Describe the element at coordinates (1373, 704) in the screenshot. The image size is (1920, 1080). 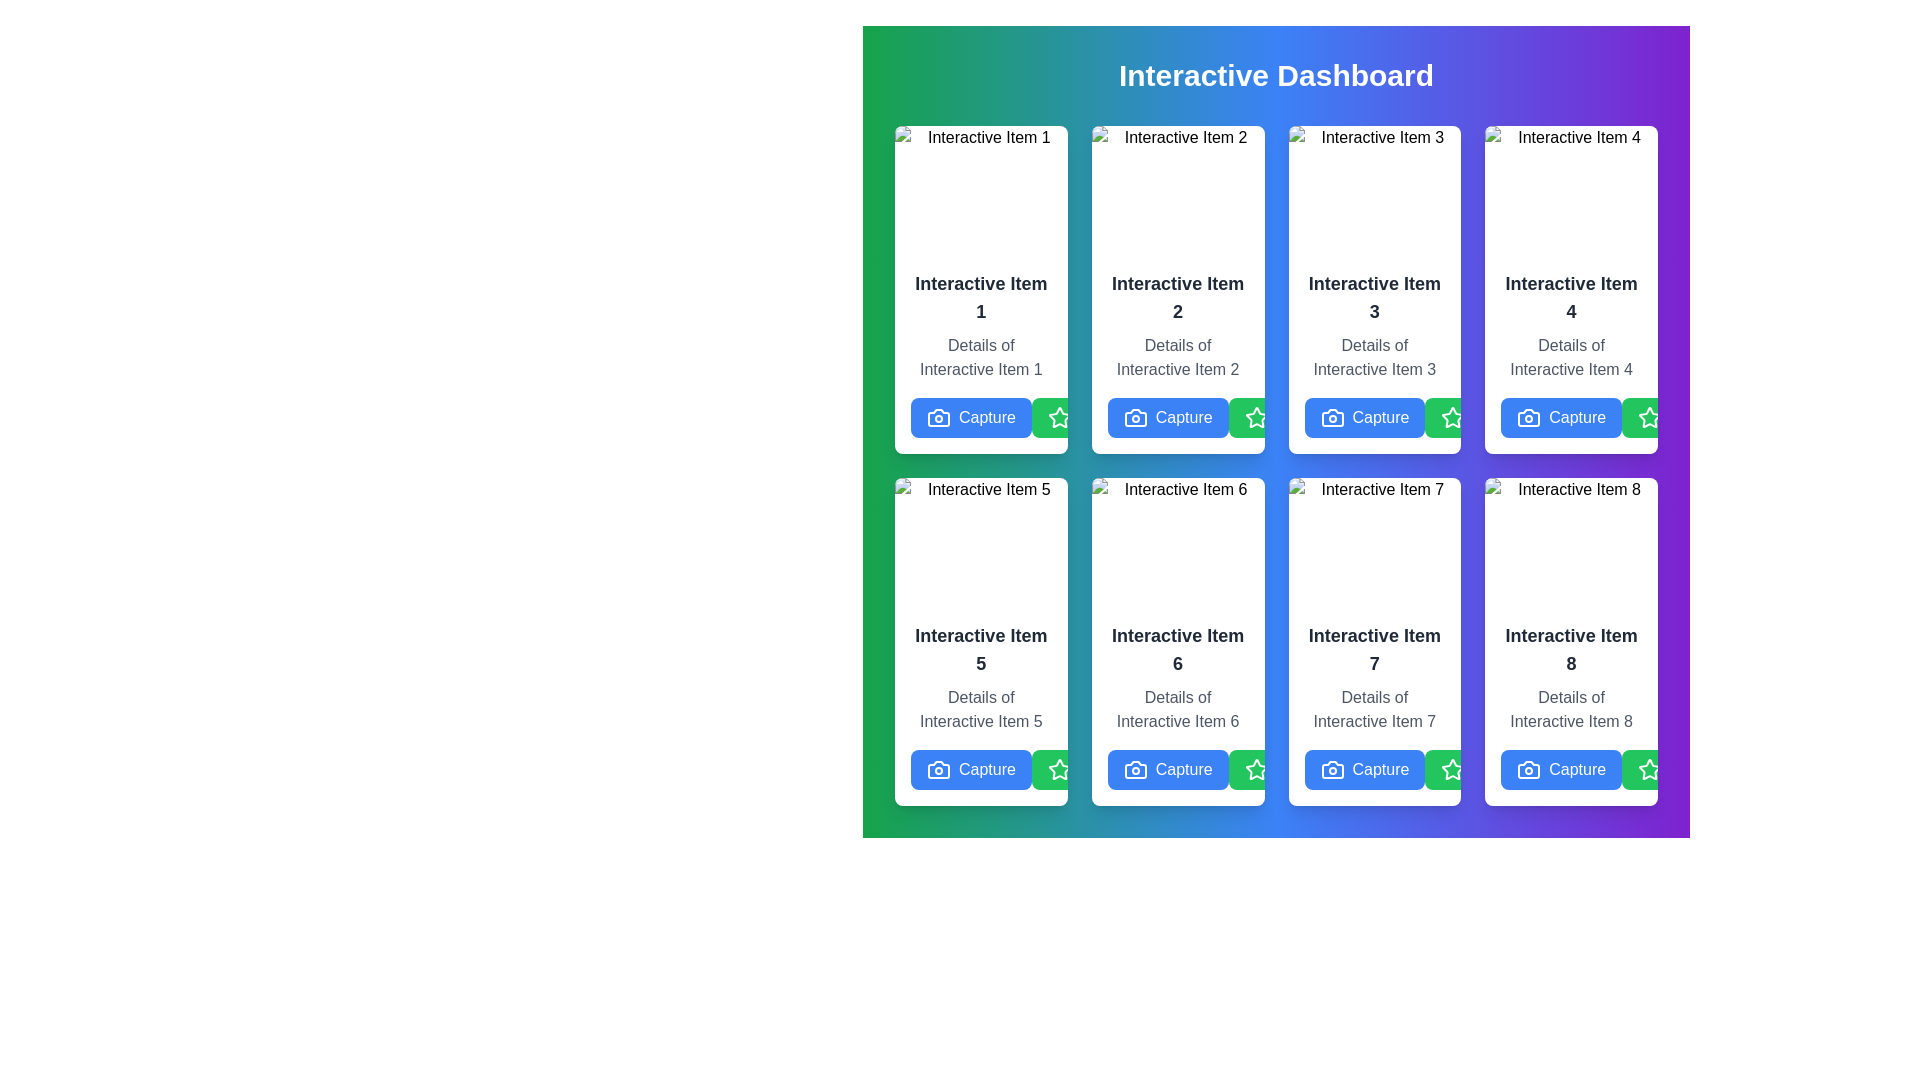
I see `supplementary text located in the card labeled 'Interactive Item 7', which is centered below the title text and above a row of buttons` at that location.